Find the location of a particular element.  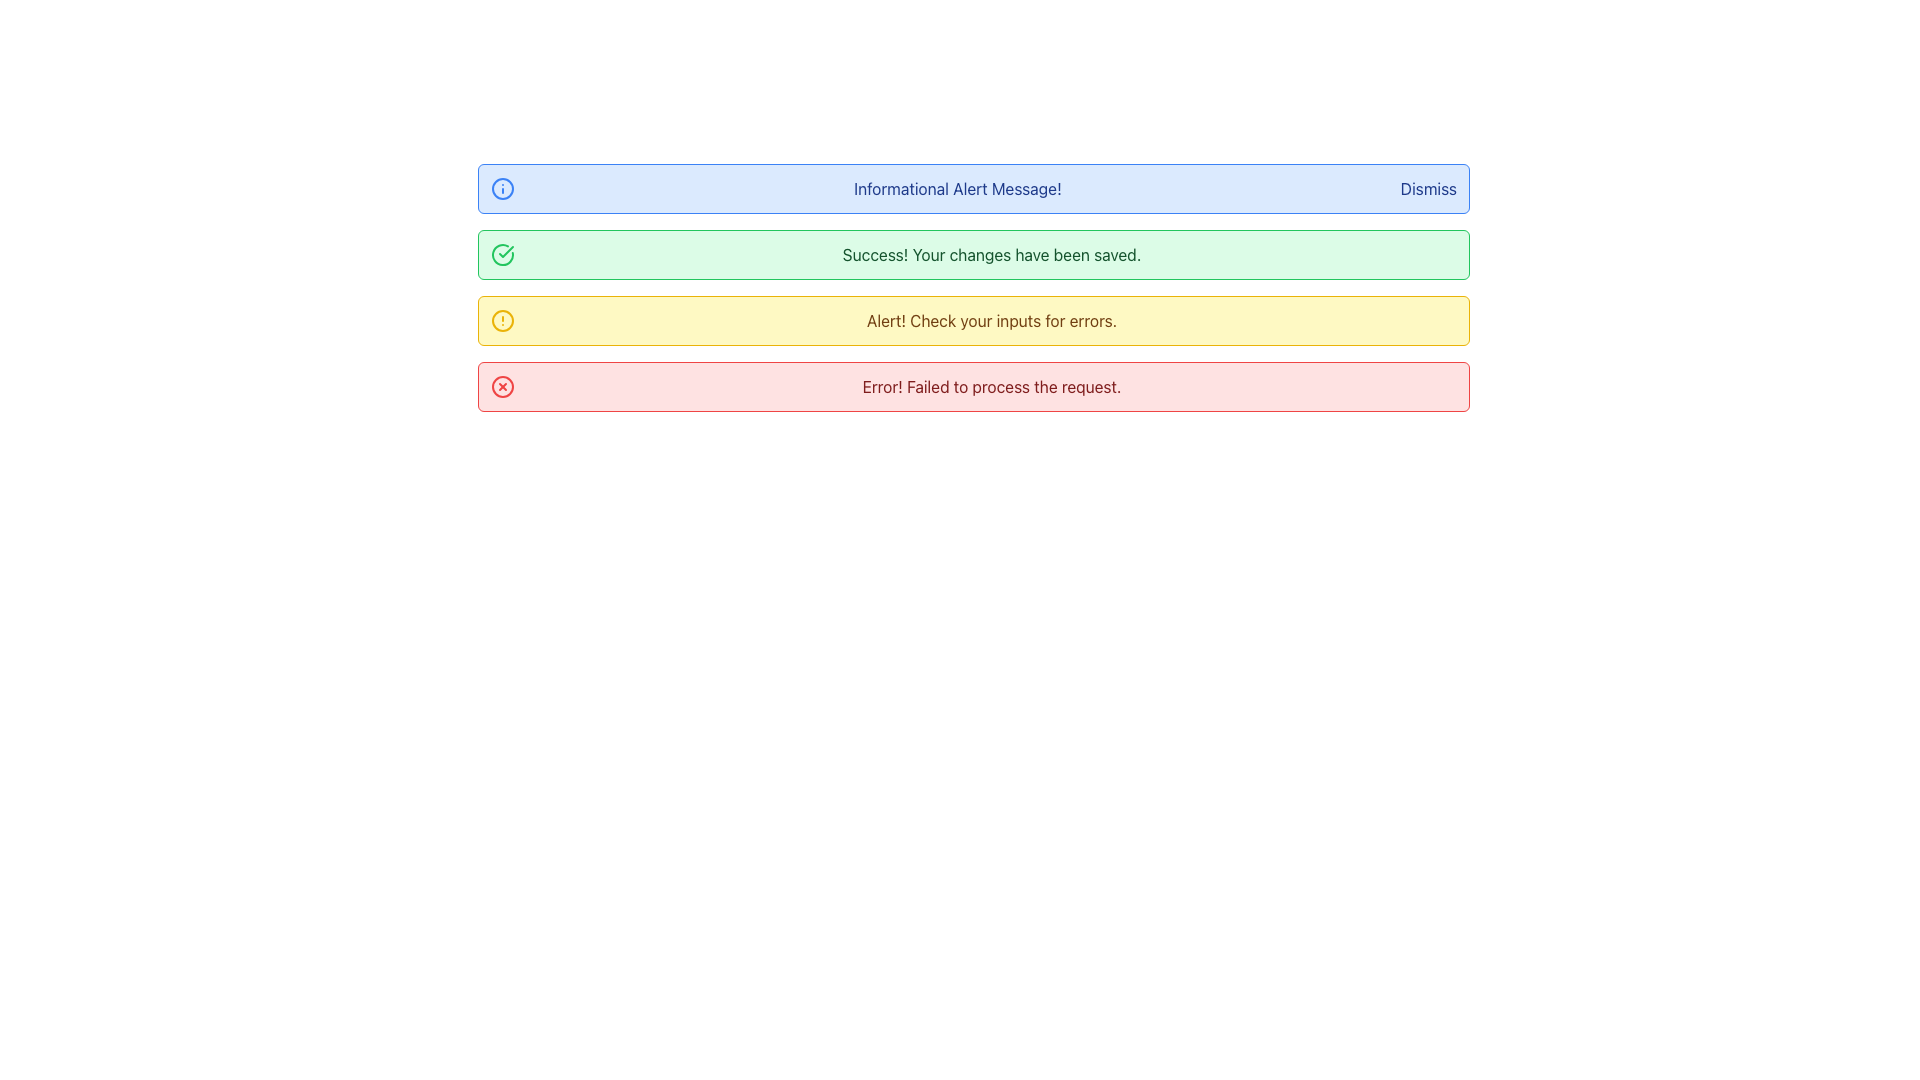

the circular decorative graphic within the yellow alert message box that contains the text 'Alert! Check your inputs for errors.' is located at coordinates (503, 319).